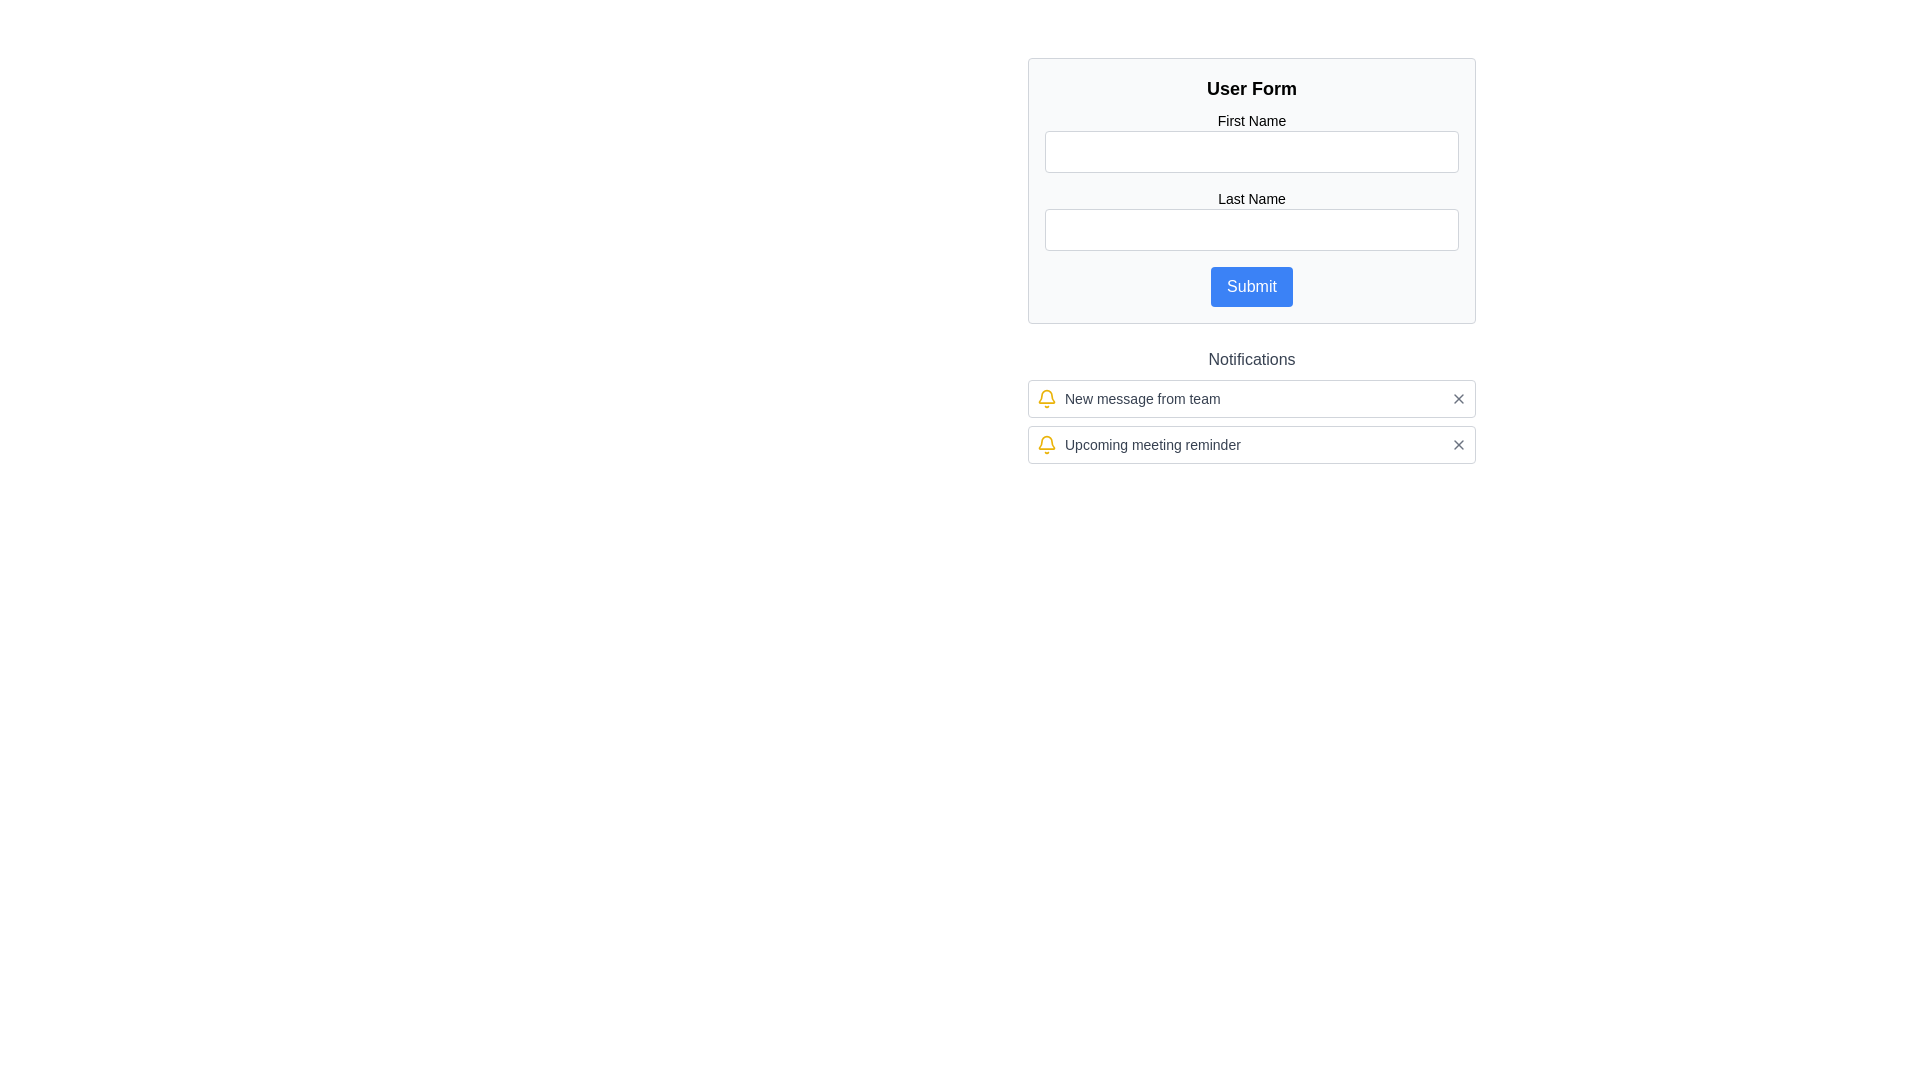  What do you see at coordinates (1128, 398) in the screenshot?
I see `the Notification indicator which shows the message 'New message from team' with a yellow bell icon to the left` at bounding box center [1128, 398].